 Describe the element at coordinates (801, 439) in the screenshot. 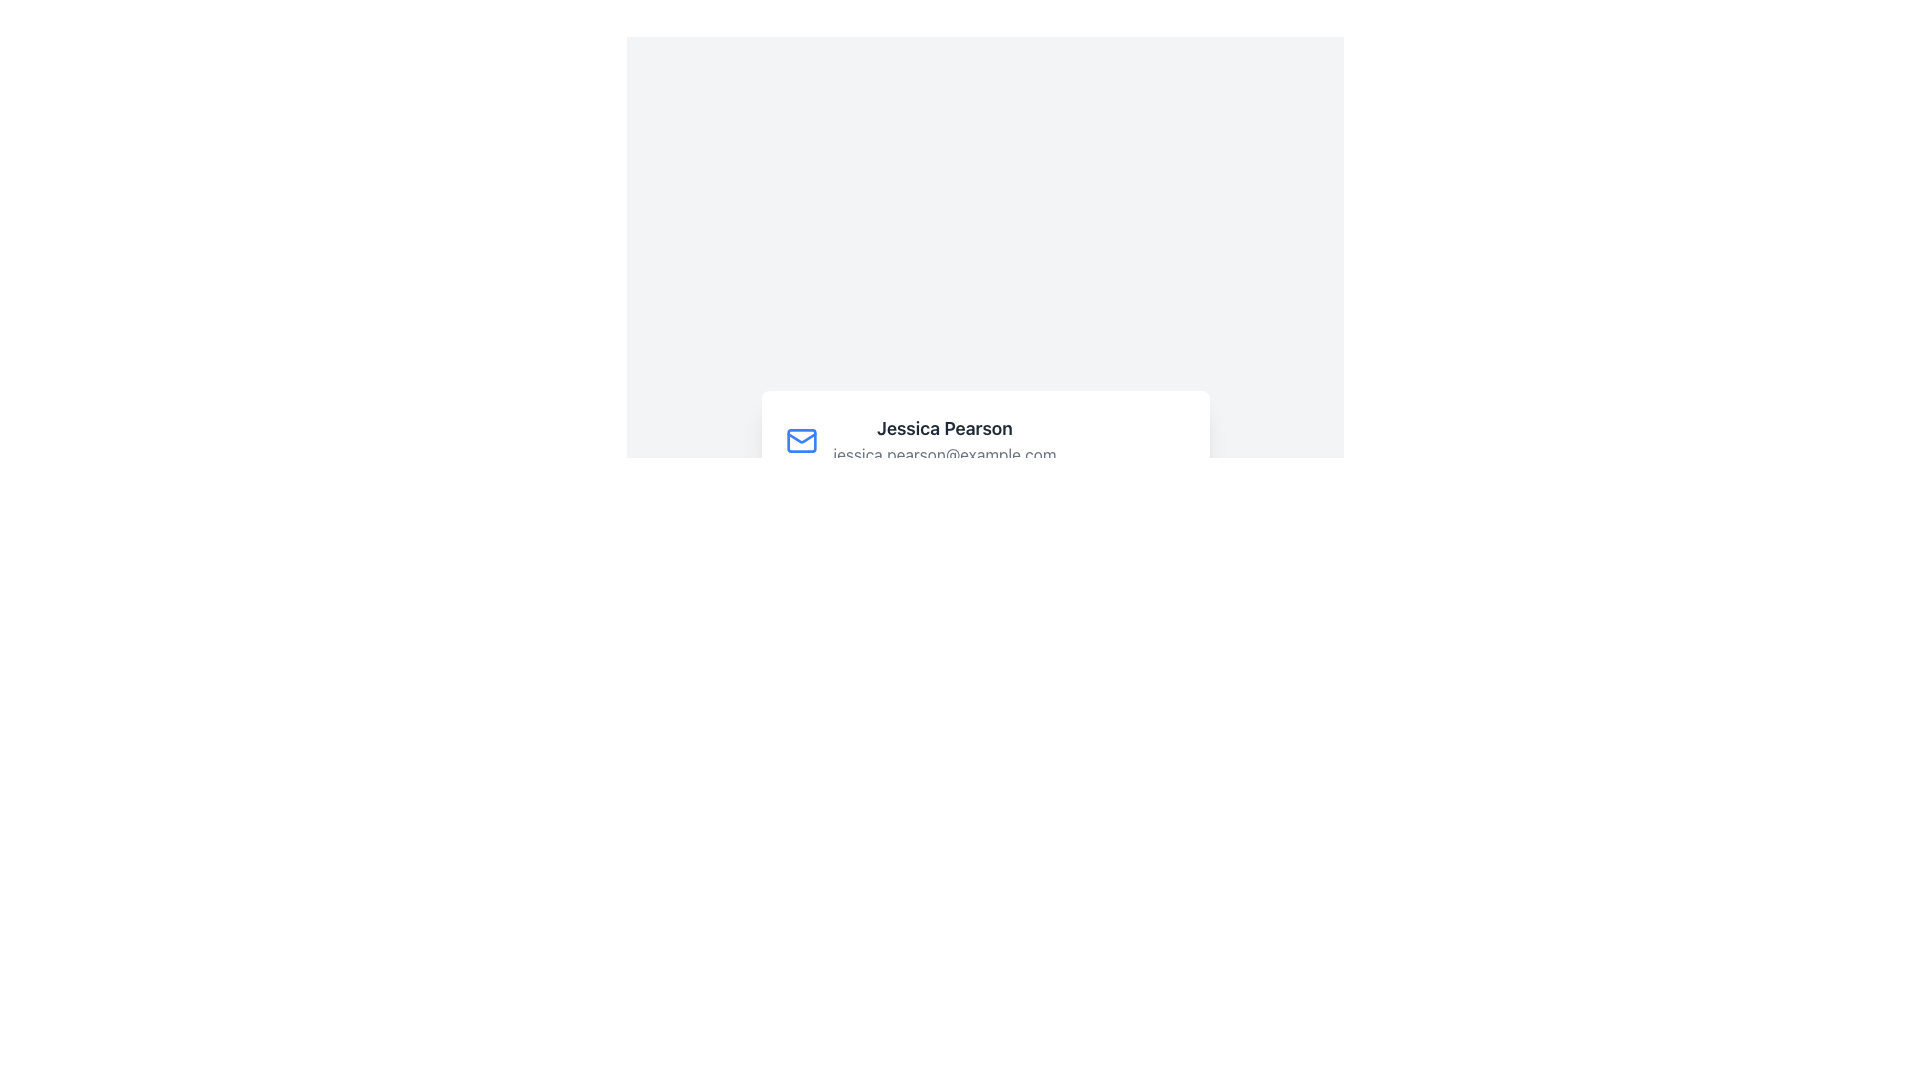

I see `the blue envelope icon located to the immediate left of the text elements displaying 'Jessica Pearson' and 'jessica.pearson@example.com'` at that location.